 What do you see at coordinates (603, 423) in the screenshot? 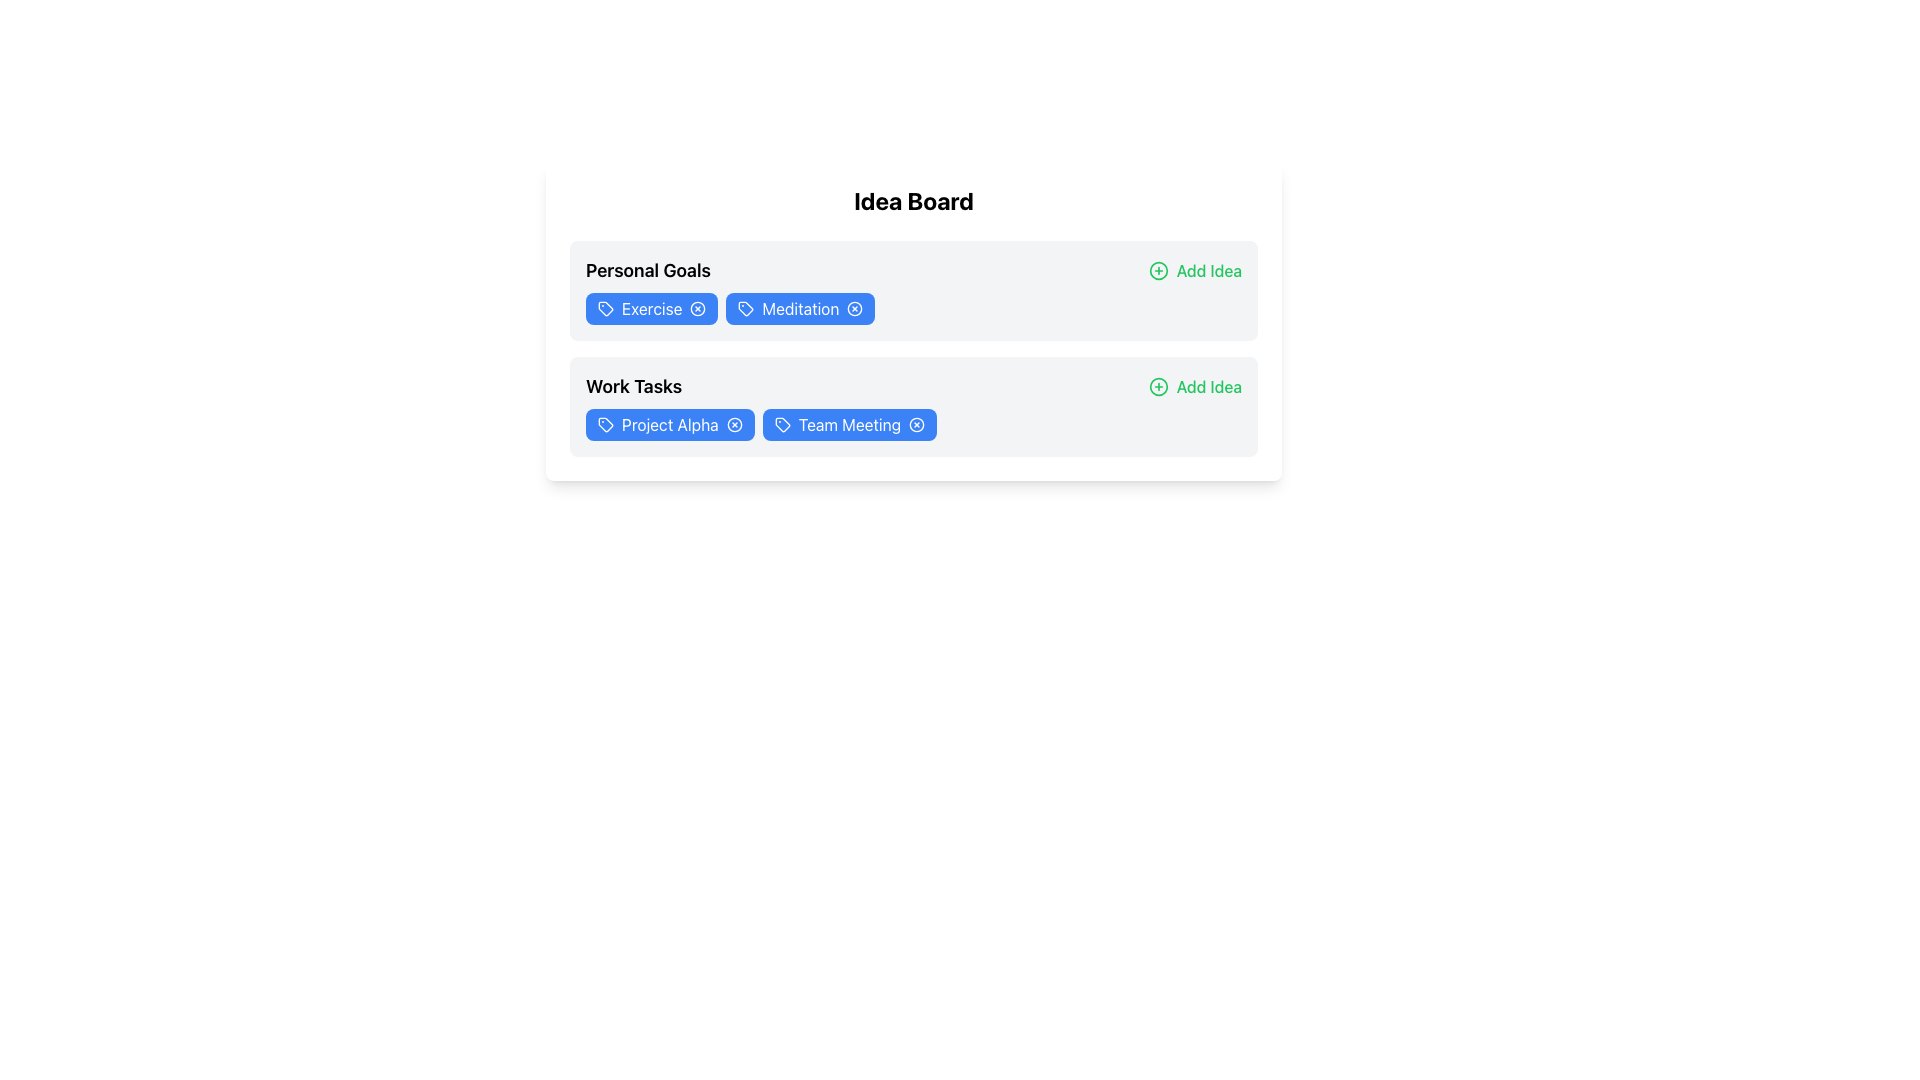
I see `the vector graphic element that represents a 'tag' icon preceding the text 'Project Alpha' in the second item of the 'Work Tasks' section` at bounding box center [603, 423].